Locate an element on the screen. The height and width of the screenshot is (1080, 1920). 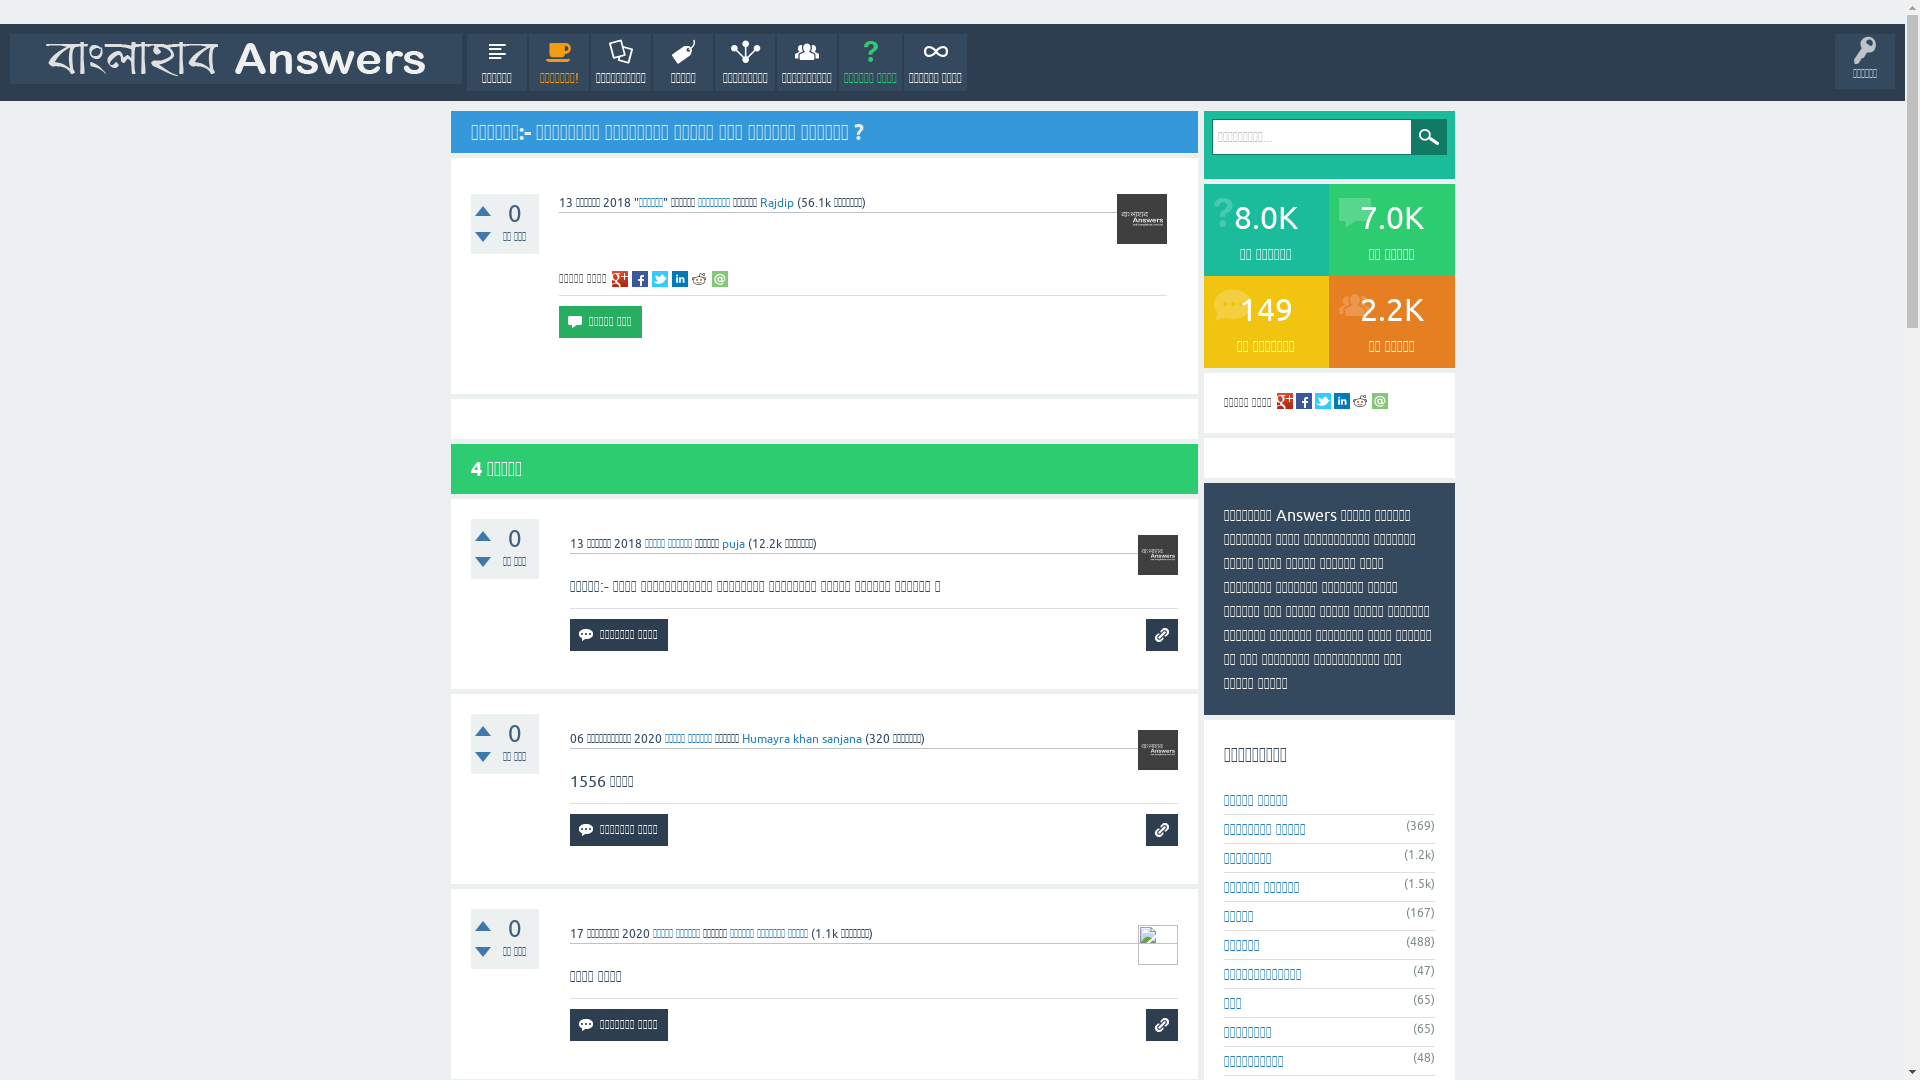
'+' is located at coordinates (481, 211).